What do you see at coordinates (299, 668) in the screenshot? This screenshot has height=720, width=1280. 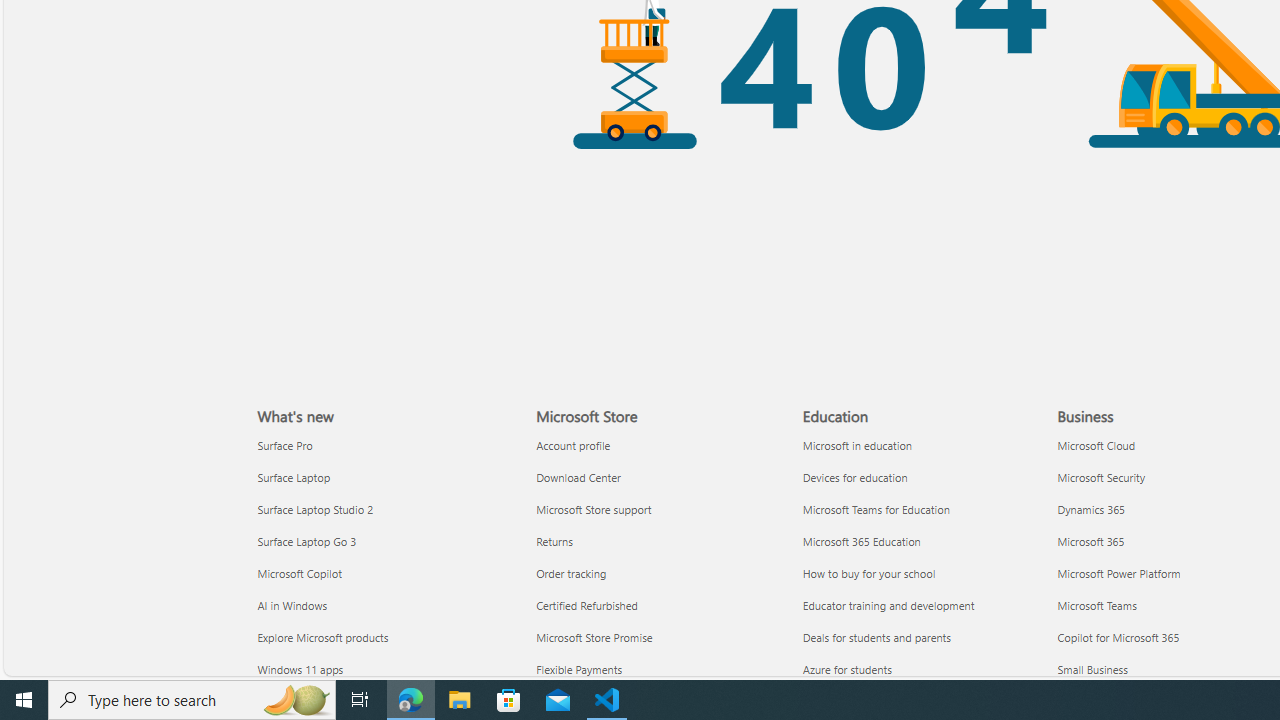 I see `'Windows 11 apps What'` at bounding box center [299, 668].